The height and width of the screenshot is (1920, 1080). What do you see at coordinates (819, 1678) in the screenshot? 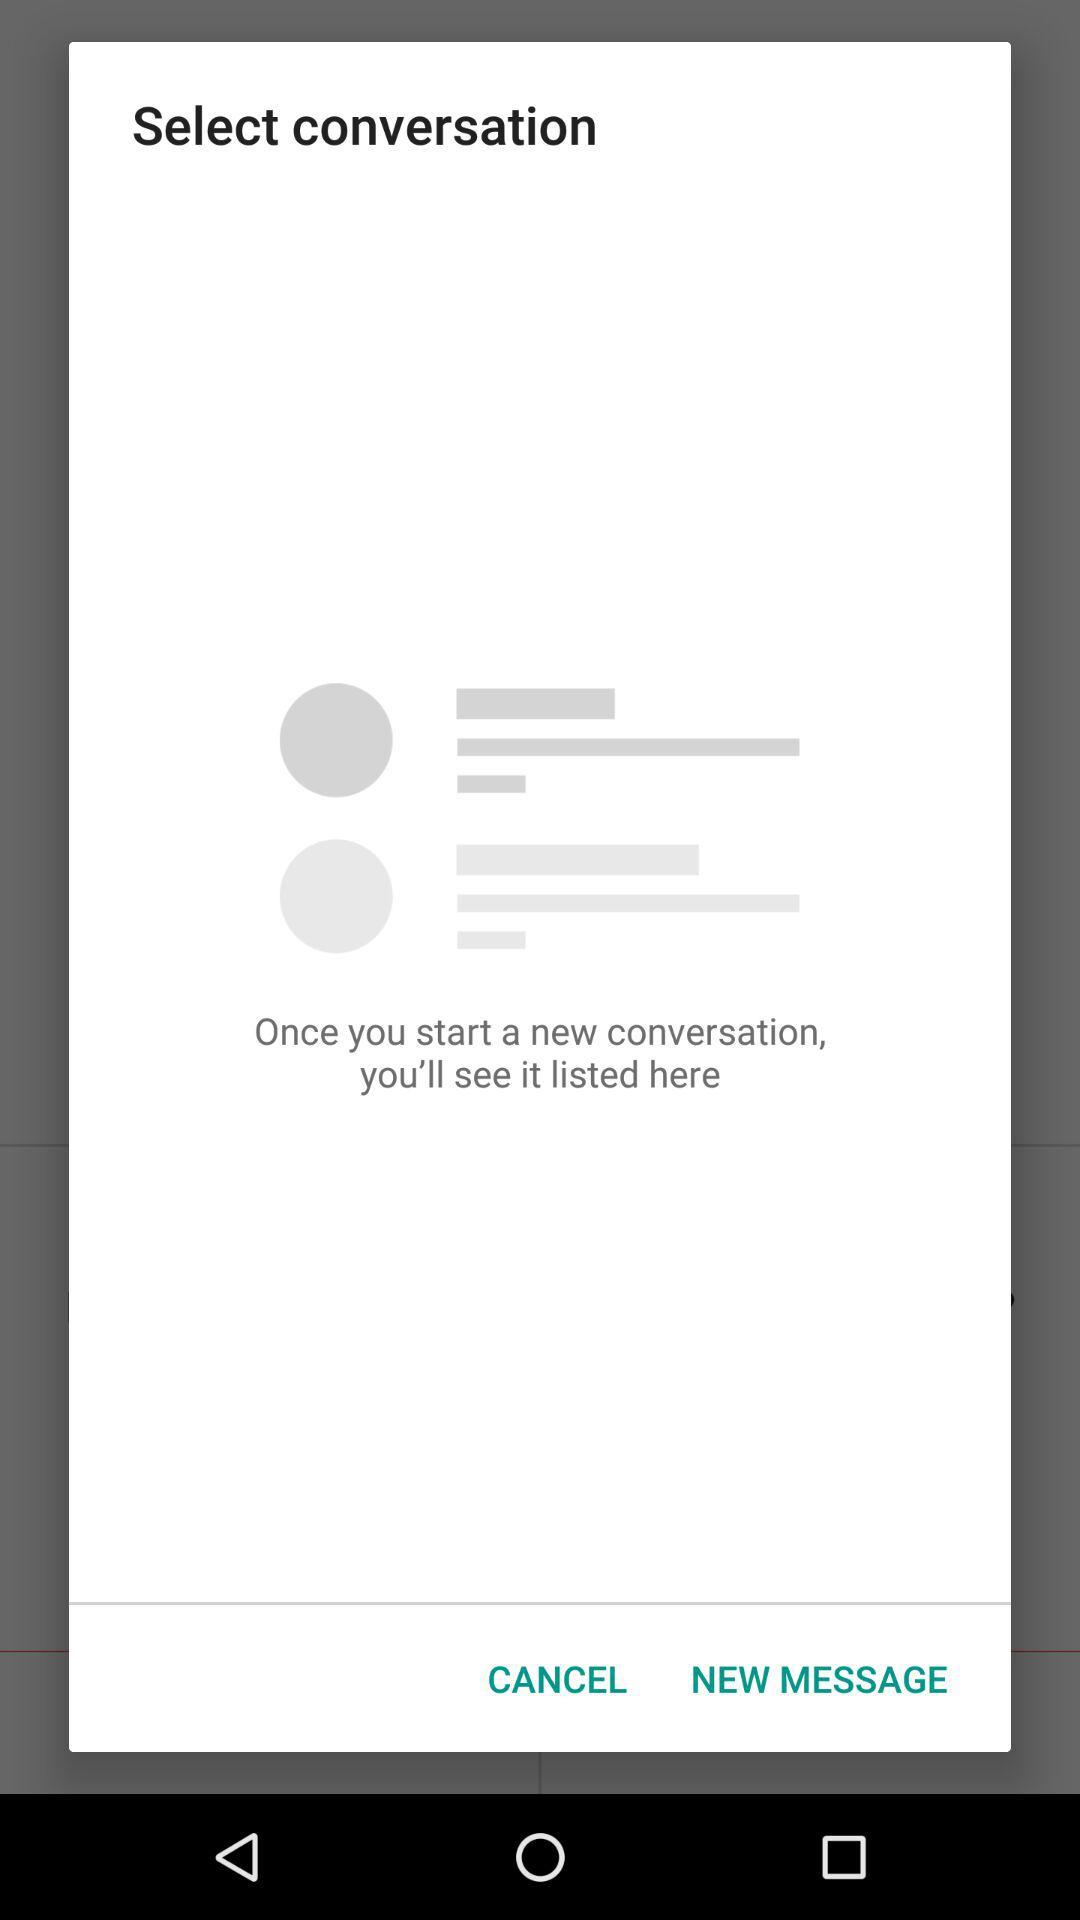
I see `item at the bottom right corner` at bounding box center [819, 1678].